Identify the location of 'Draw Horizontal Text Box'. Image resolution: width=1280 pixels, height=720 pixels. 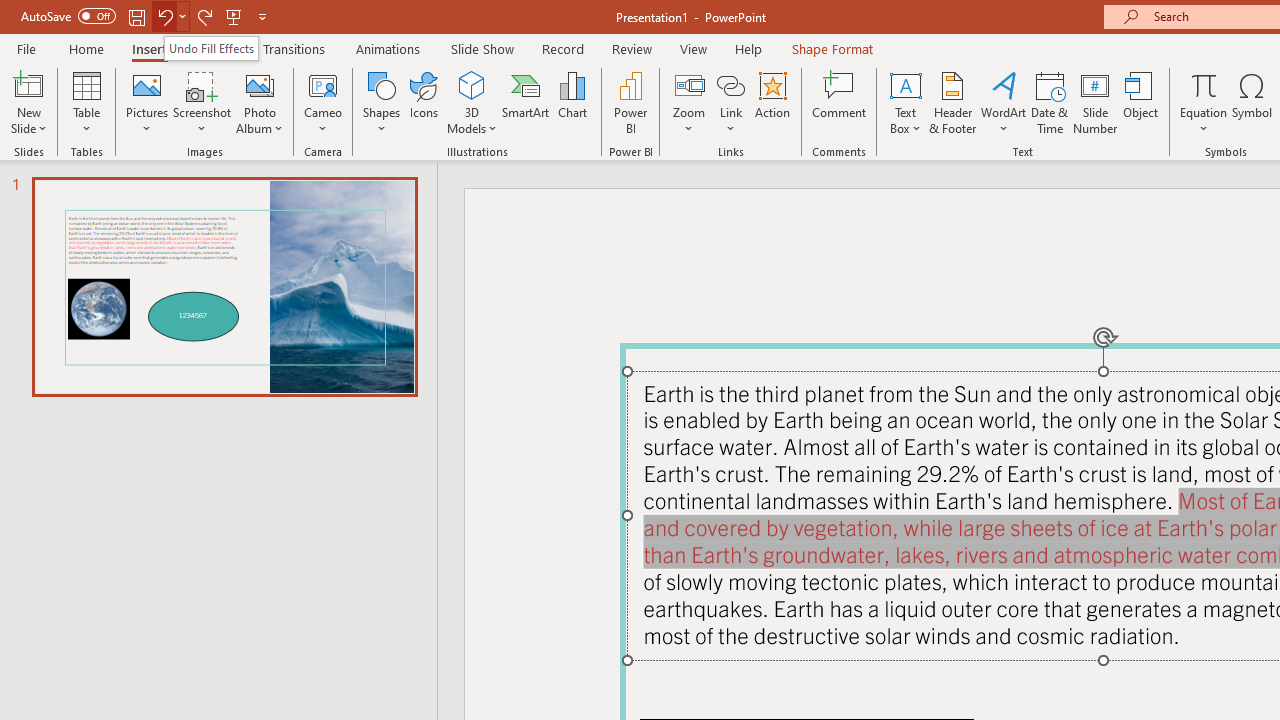
(904, 84).